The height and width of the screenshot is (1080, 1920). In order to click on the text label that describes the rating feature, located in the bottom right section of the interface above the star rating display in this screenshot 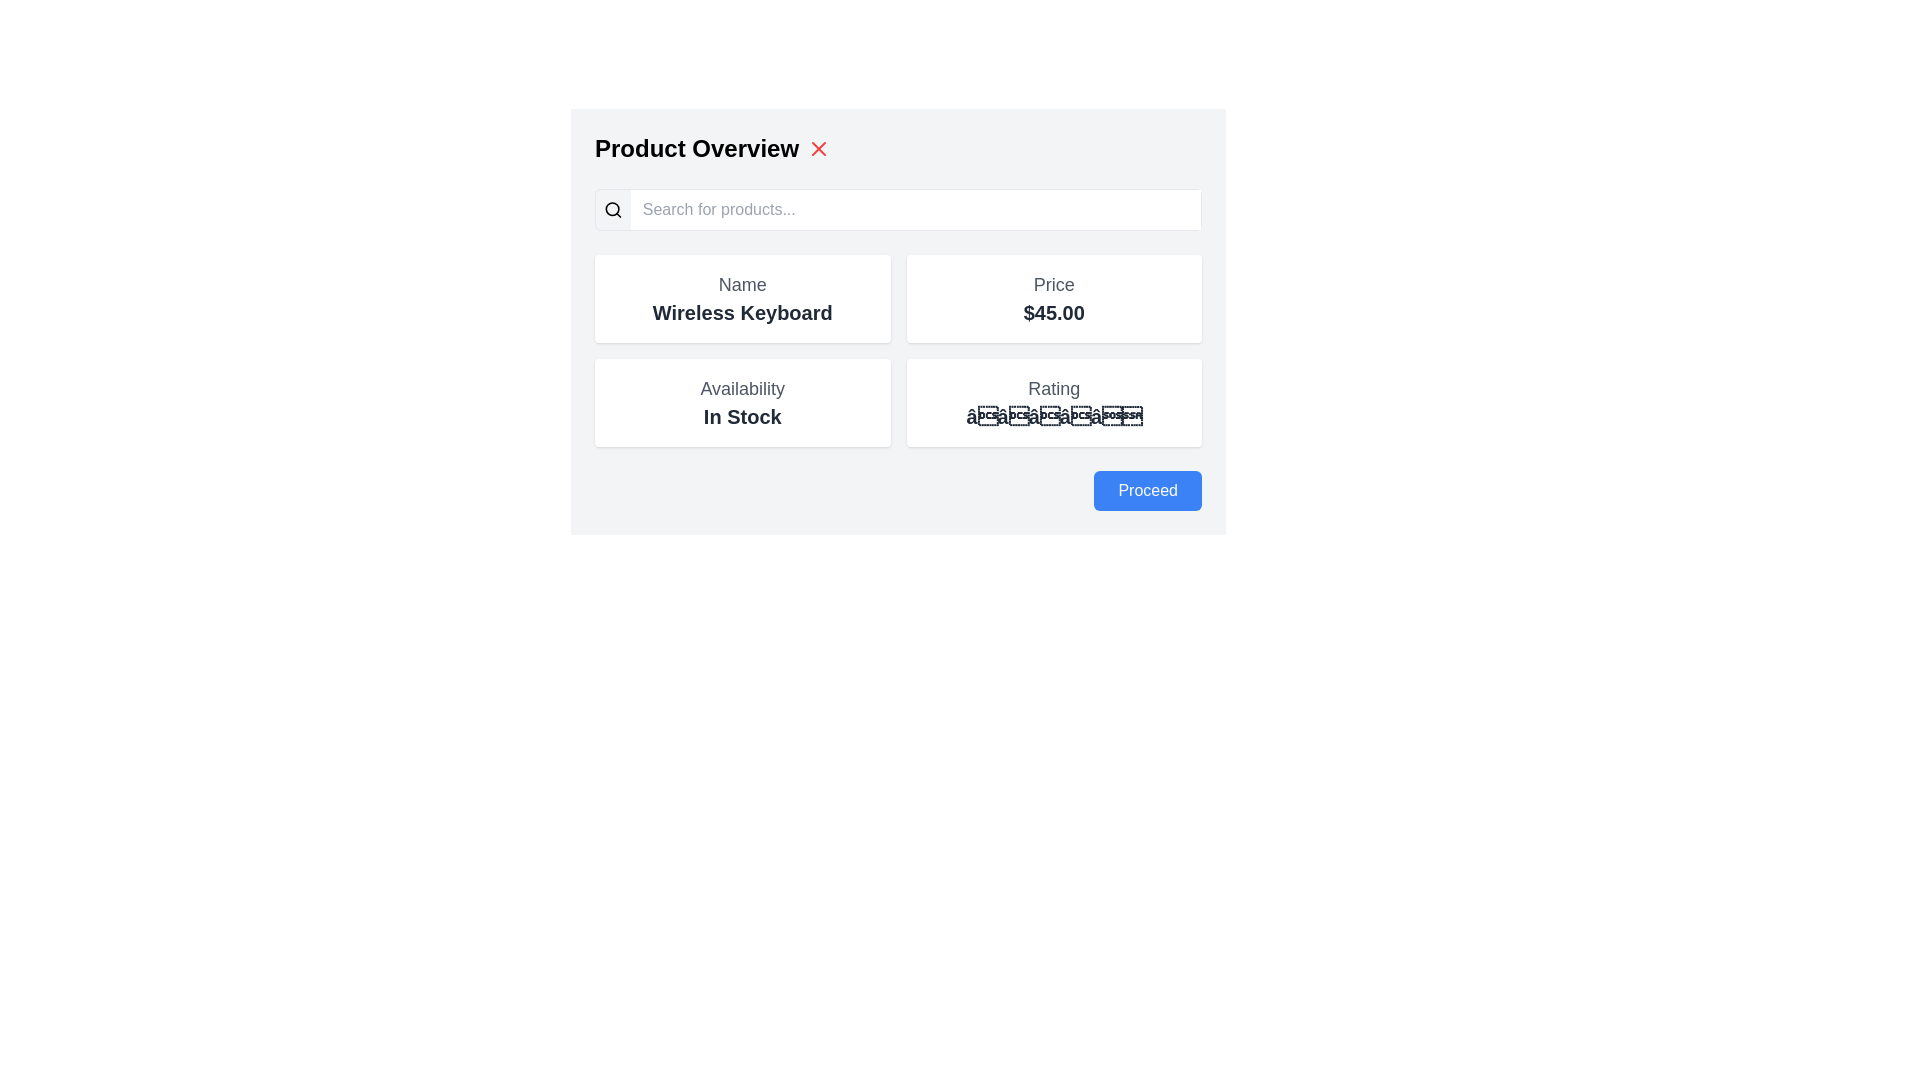, I will do `click(1053, 389)`.